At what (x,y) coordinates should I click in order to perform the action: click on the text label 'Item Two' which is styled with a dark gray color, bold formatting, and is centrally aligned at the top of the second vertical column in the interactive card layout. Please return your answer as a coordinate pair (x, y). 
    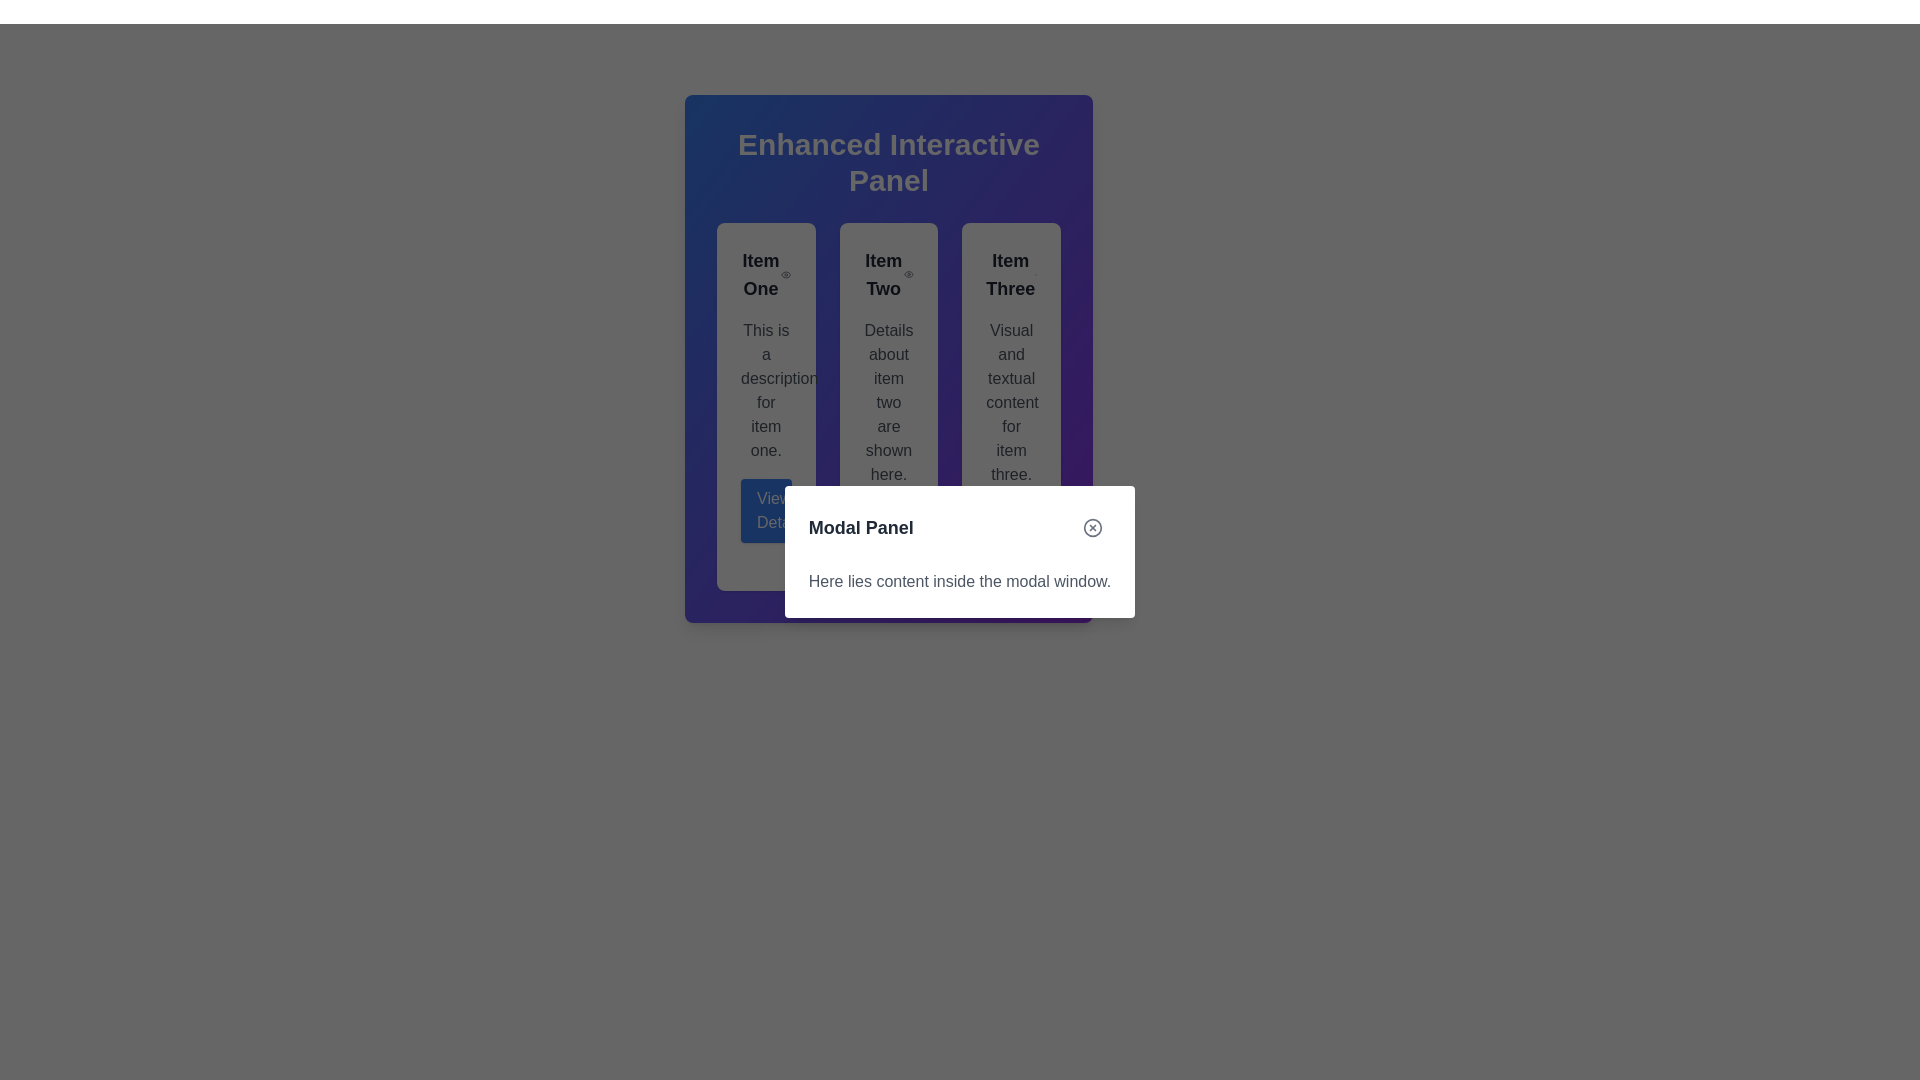
    Looking at the image, I should click on (882, 274).